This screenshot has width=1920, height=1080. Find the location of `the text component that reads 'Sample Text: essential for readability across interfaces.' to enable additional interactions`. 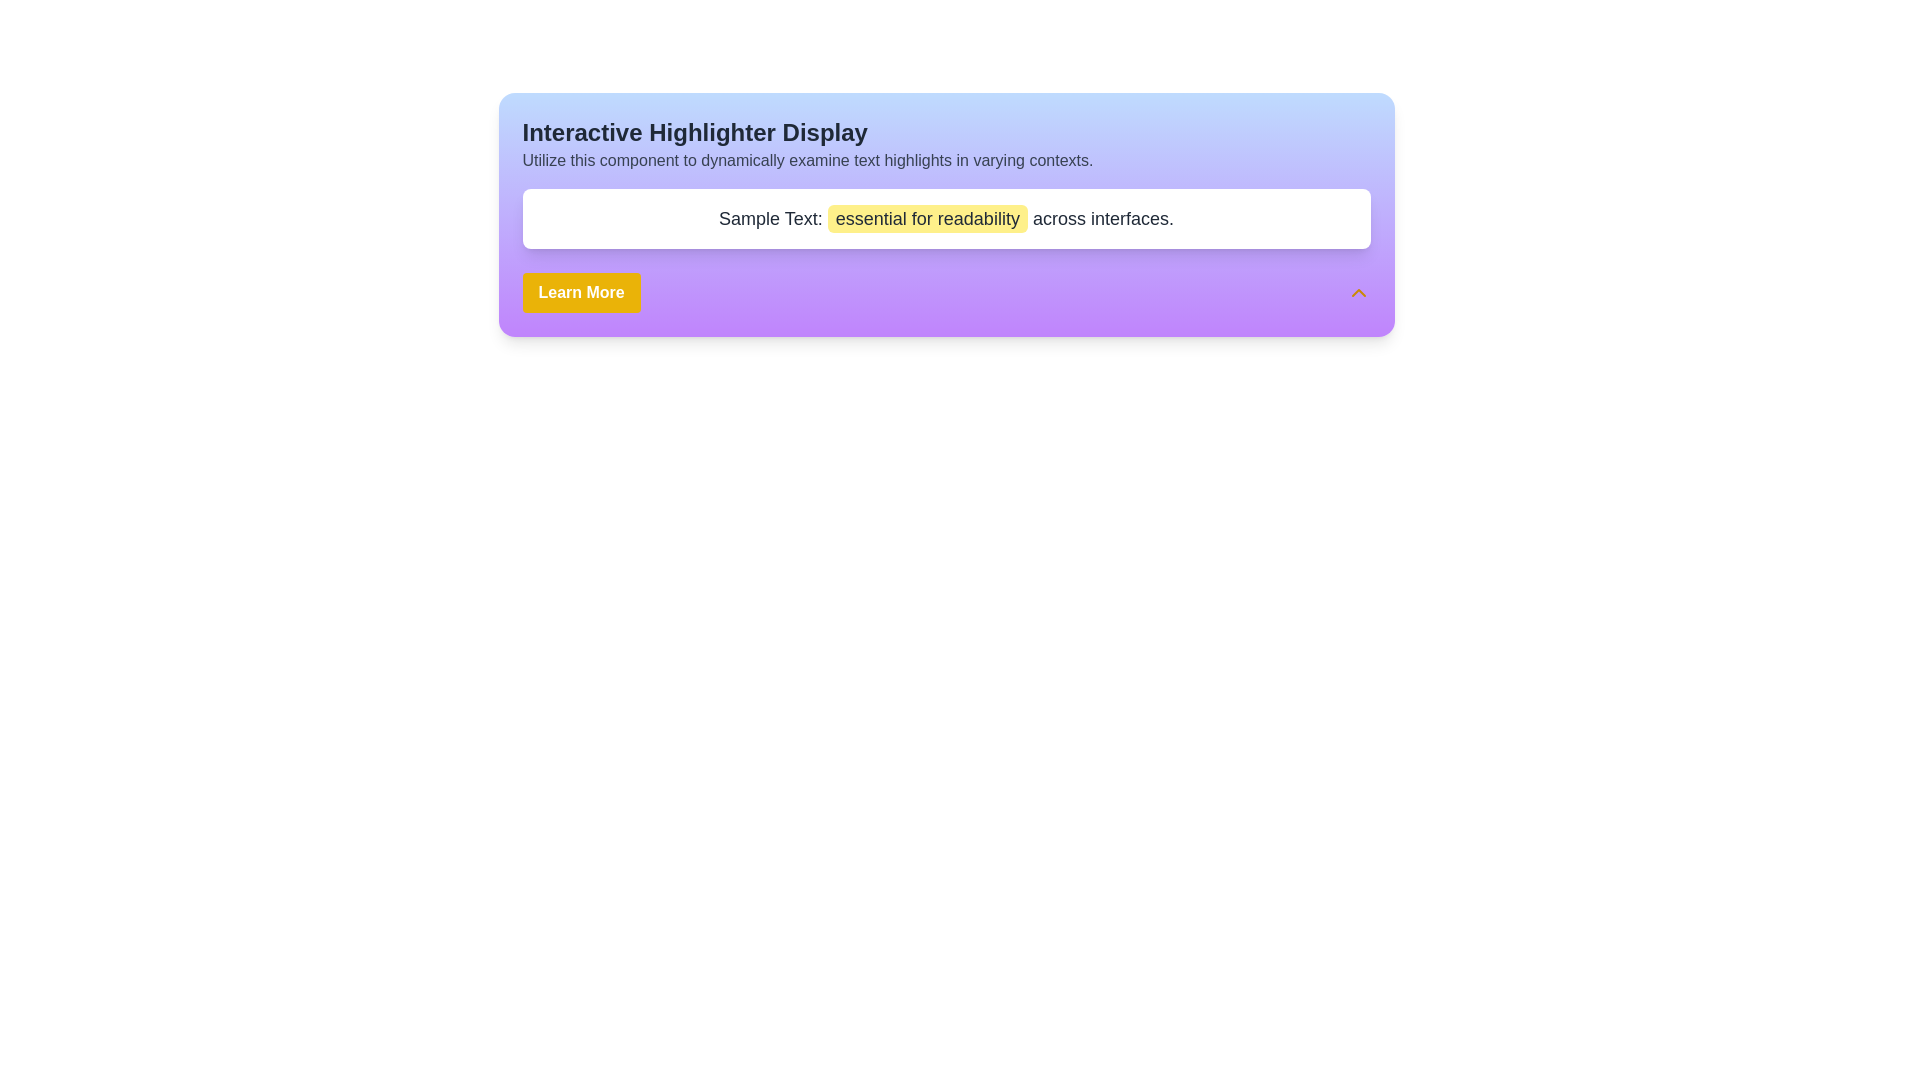

the text component that reads 'Sample Text: essential for readability across interfaces.' to enable additional interactions is located at coordinates (945, 219).